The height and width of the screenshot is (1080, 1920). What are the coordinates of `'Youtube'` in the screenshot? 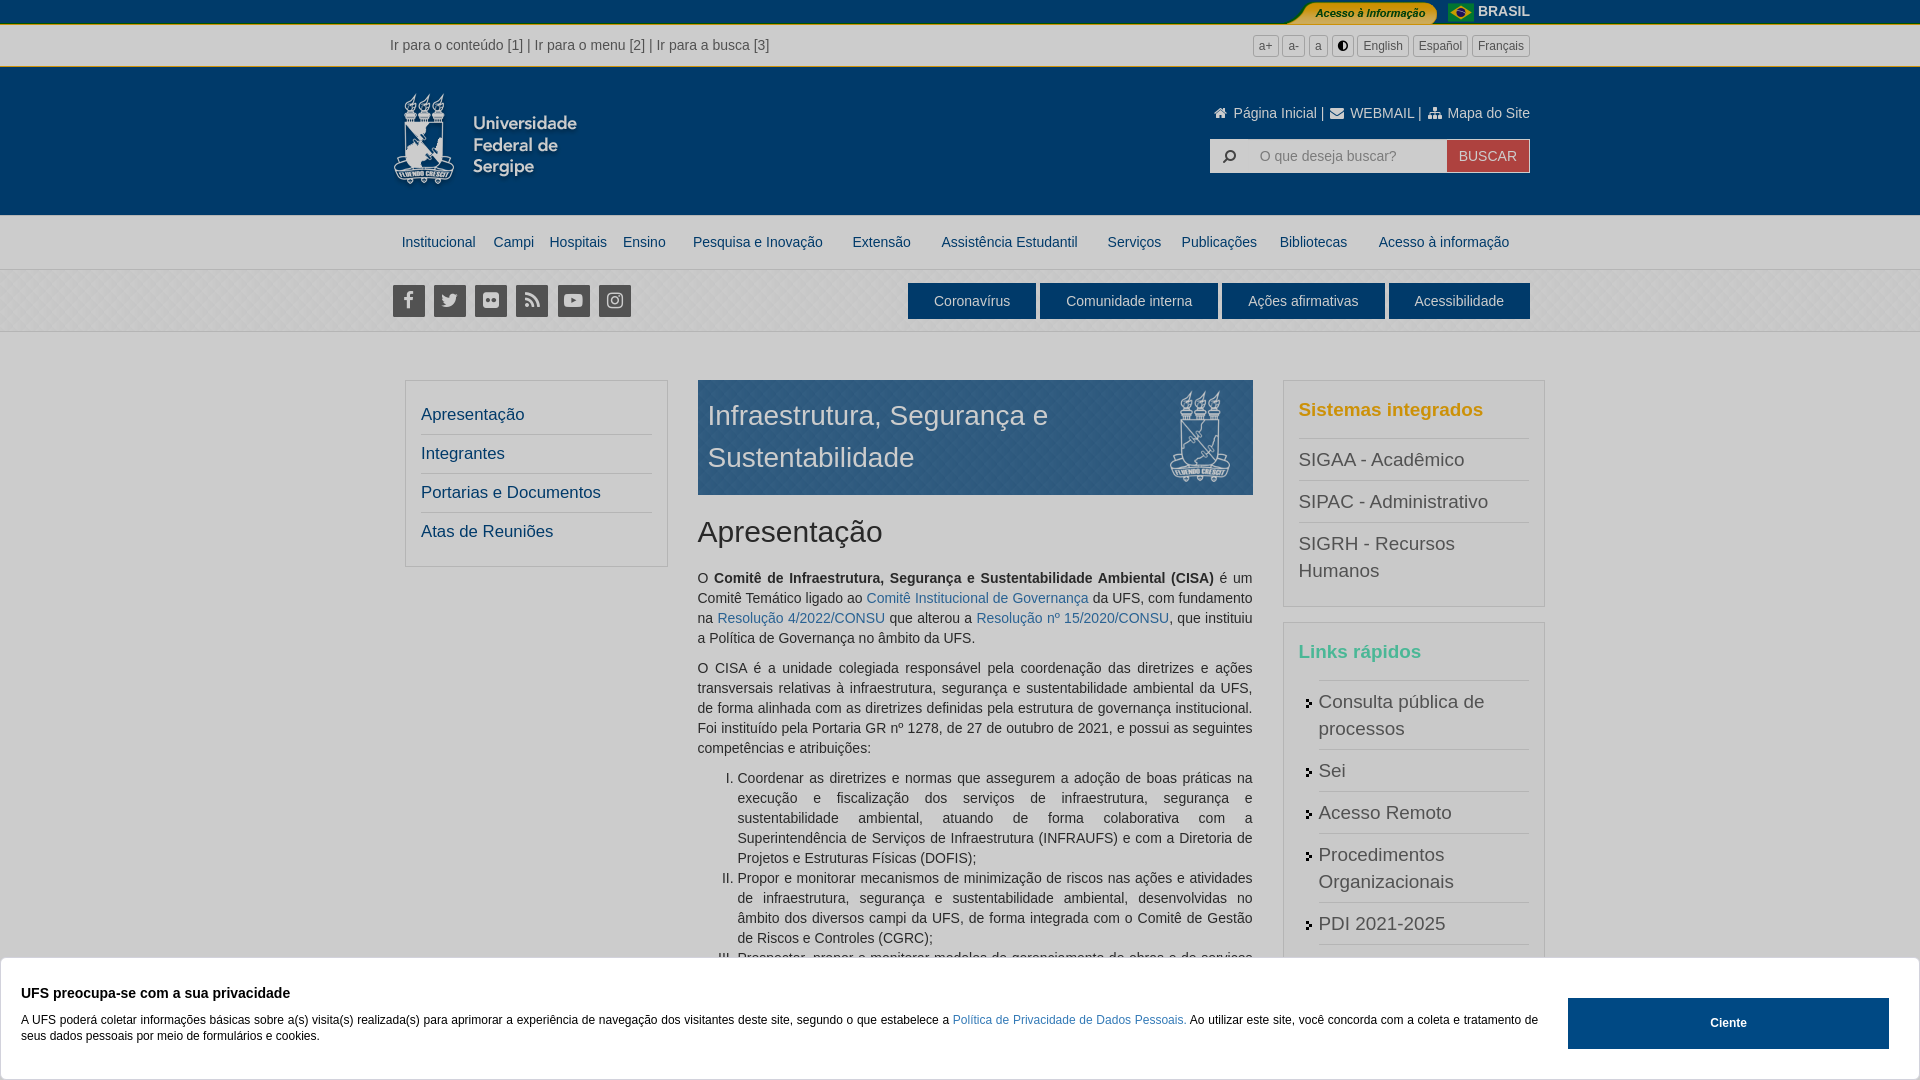 It's located at (555, 300).